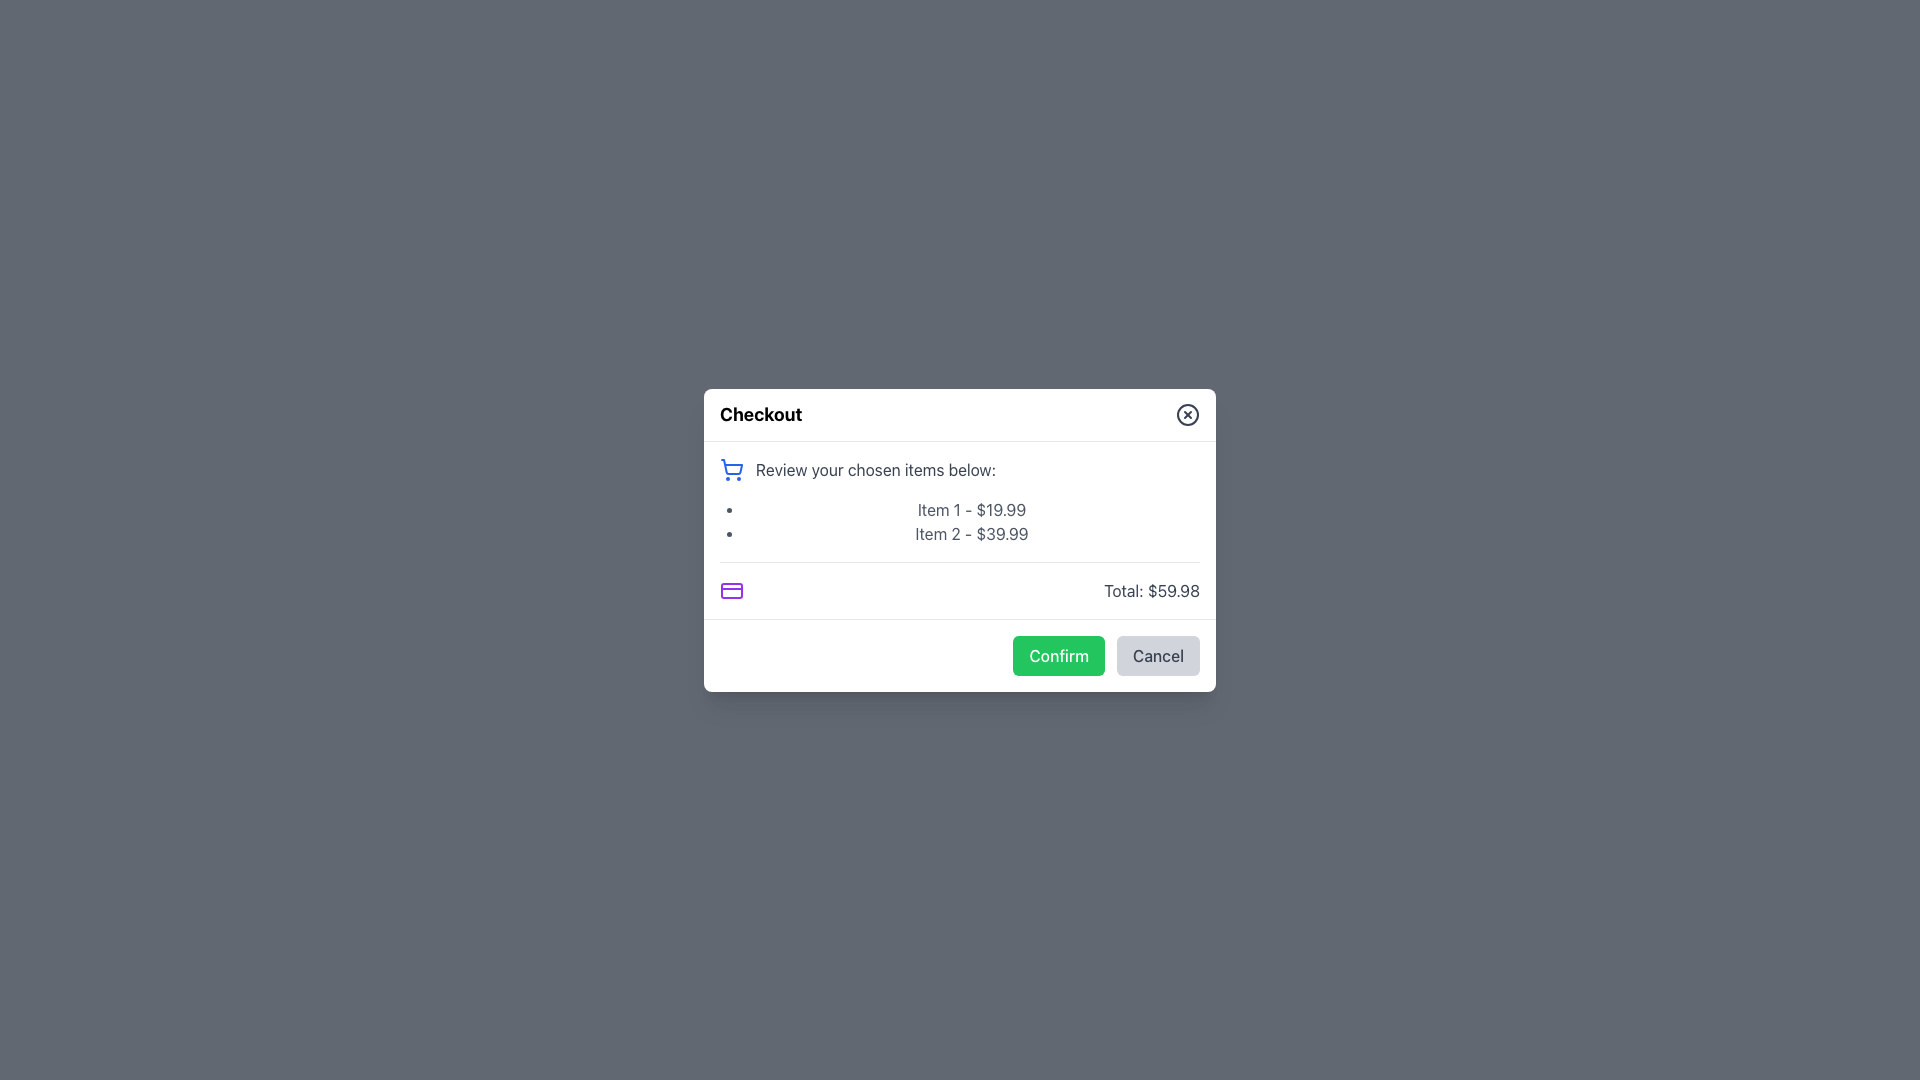 The image size is (1920, 1080). Describe the element at coordinates (731, 466) in the screenshot. I see `the main body of the shopping cart icon located inside the 'Checkout' dialog box, adjacent to the text 'Review your chosen items below'` at that location.